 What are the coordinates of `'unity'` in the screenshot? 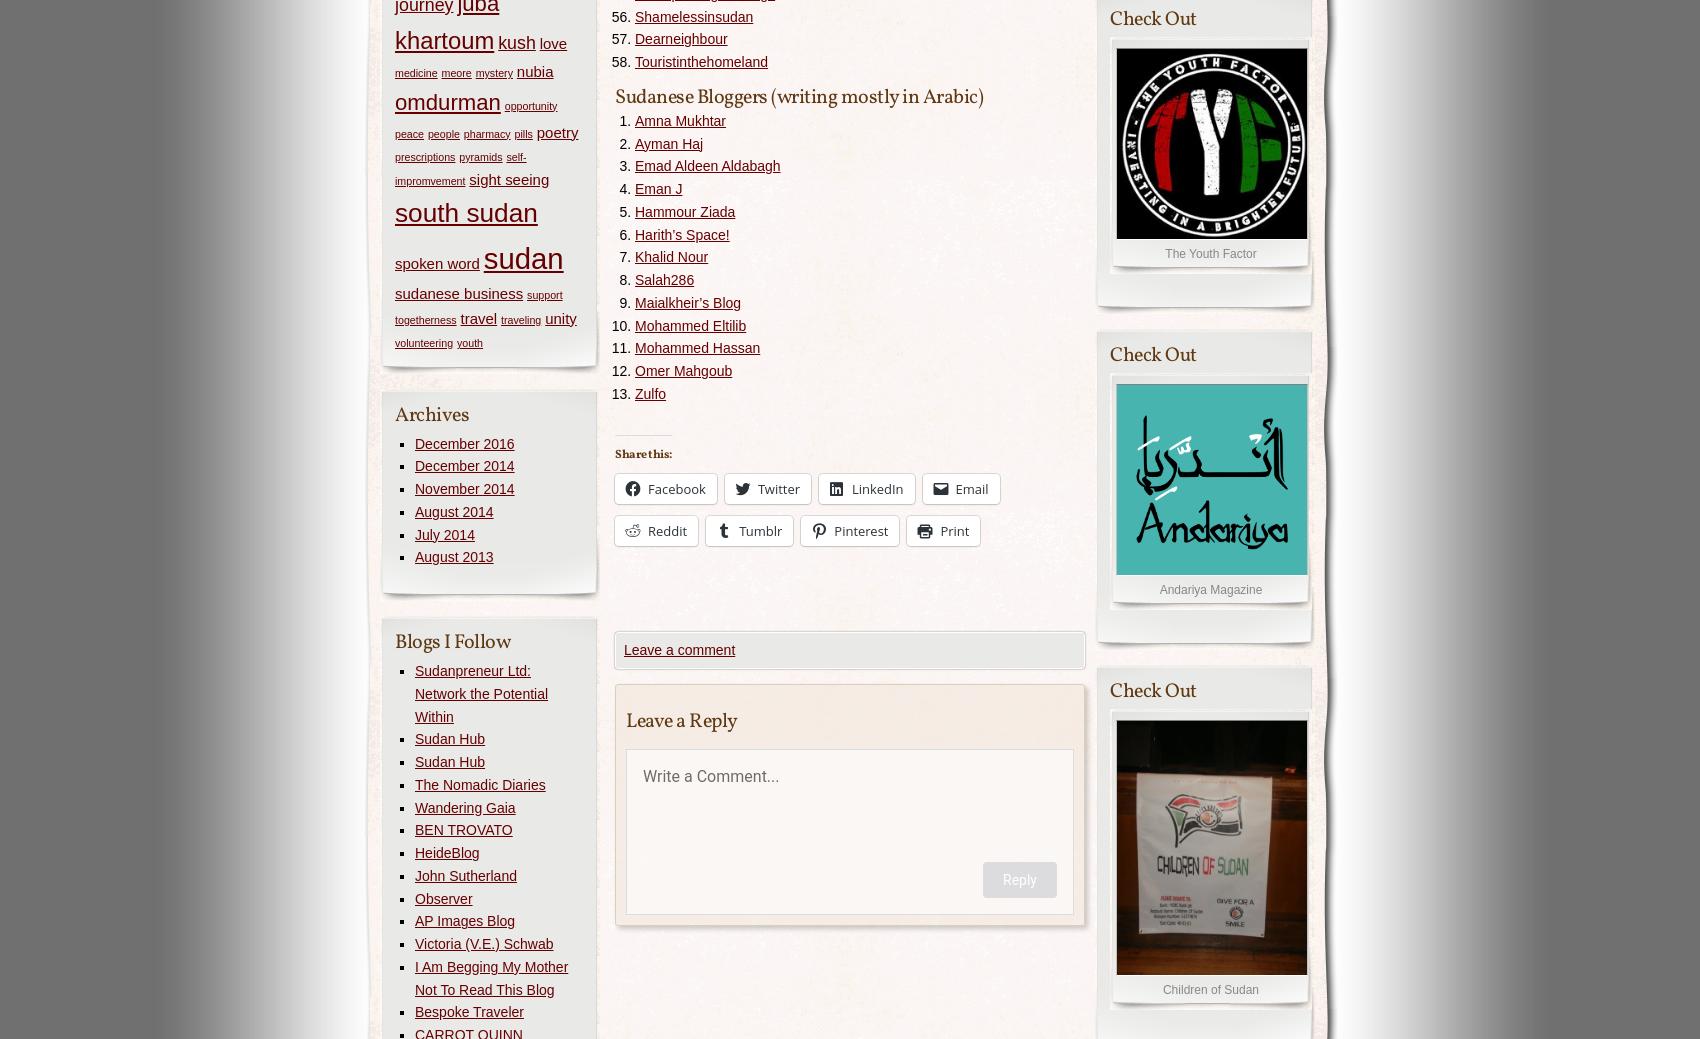 It's located at (559, 317).